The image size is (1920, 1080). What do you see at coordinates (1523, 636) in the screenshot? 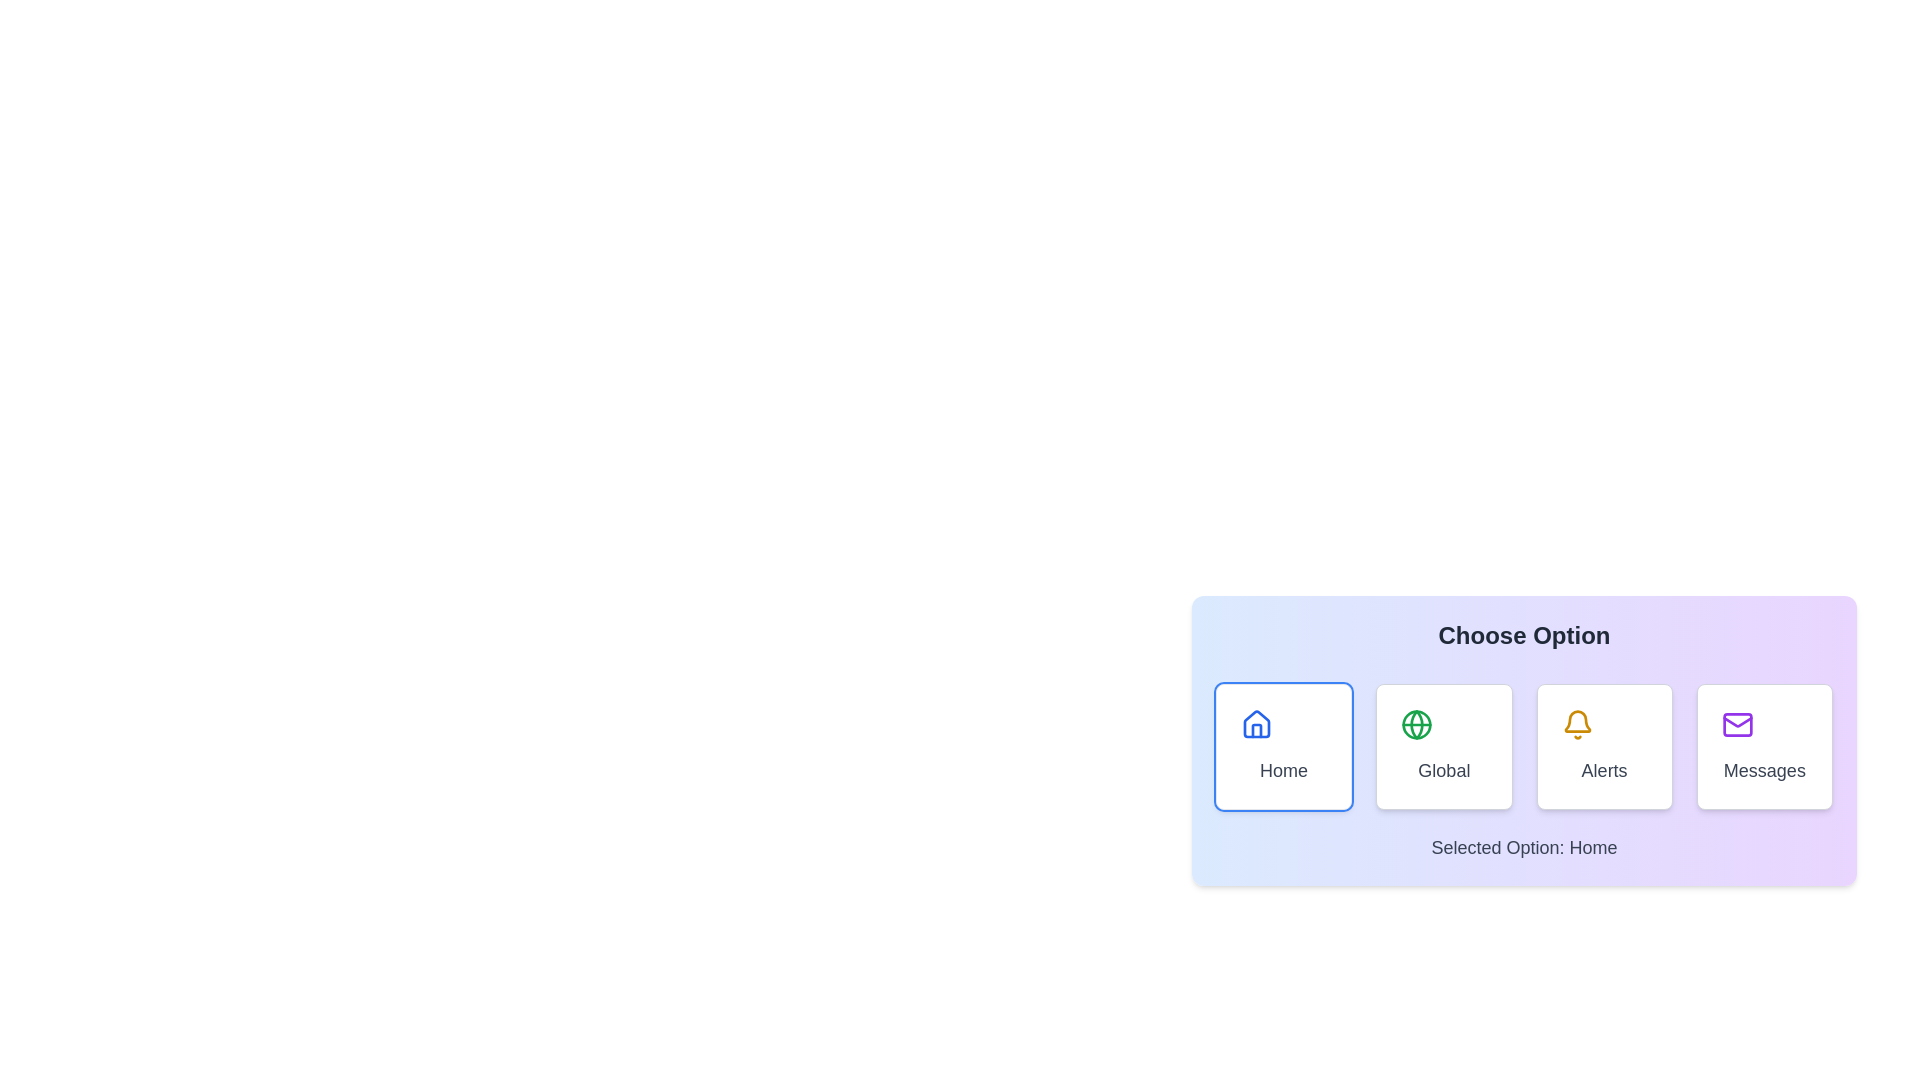
I see `the centered static text titled 'Choose Option', which is styled in bold and large font and positioned at the top of a card with a gradient background` at bounding box center [1523, 636].